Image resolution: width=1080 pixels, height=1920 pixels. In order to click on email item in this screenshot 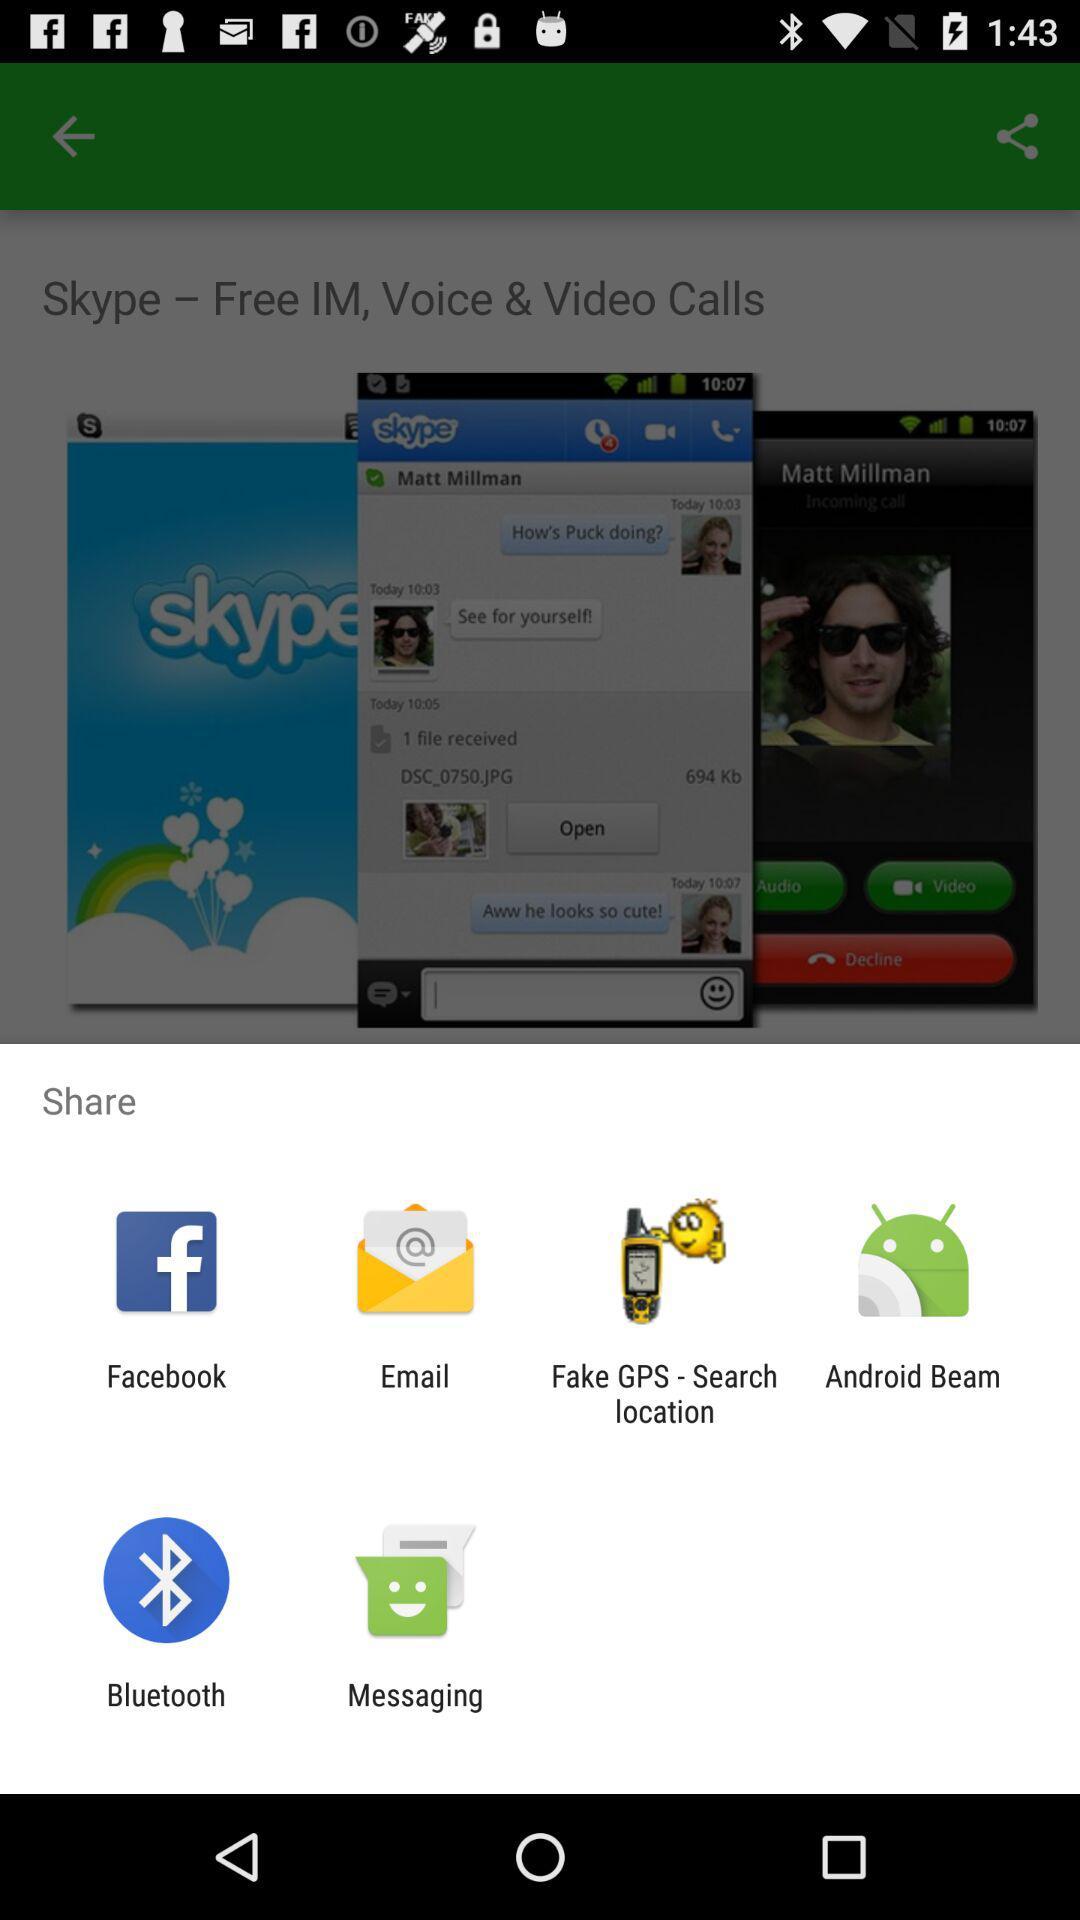, I will do `click(414, 1392)`.